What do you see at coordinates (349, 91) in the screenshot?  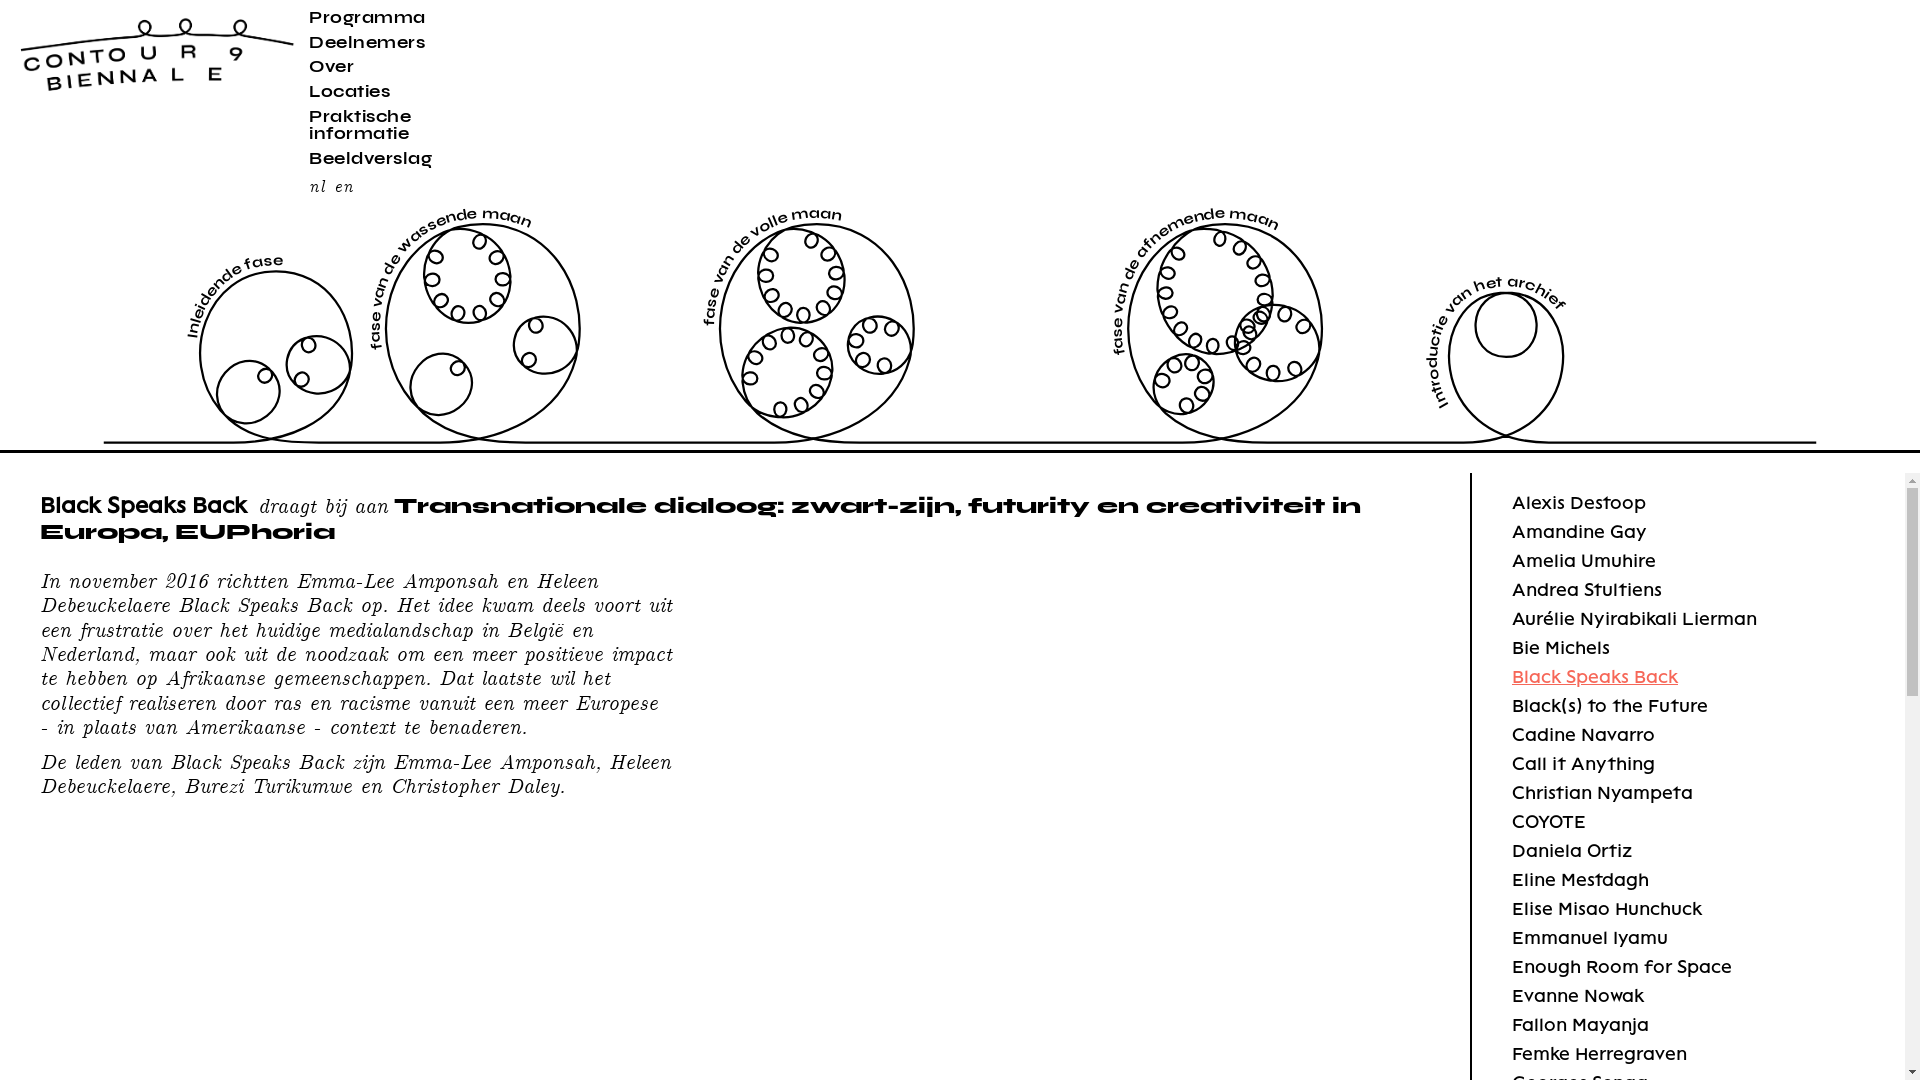 I see `'Locaties'` at bounding box center [349, 91].